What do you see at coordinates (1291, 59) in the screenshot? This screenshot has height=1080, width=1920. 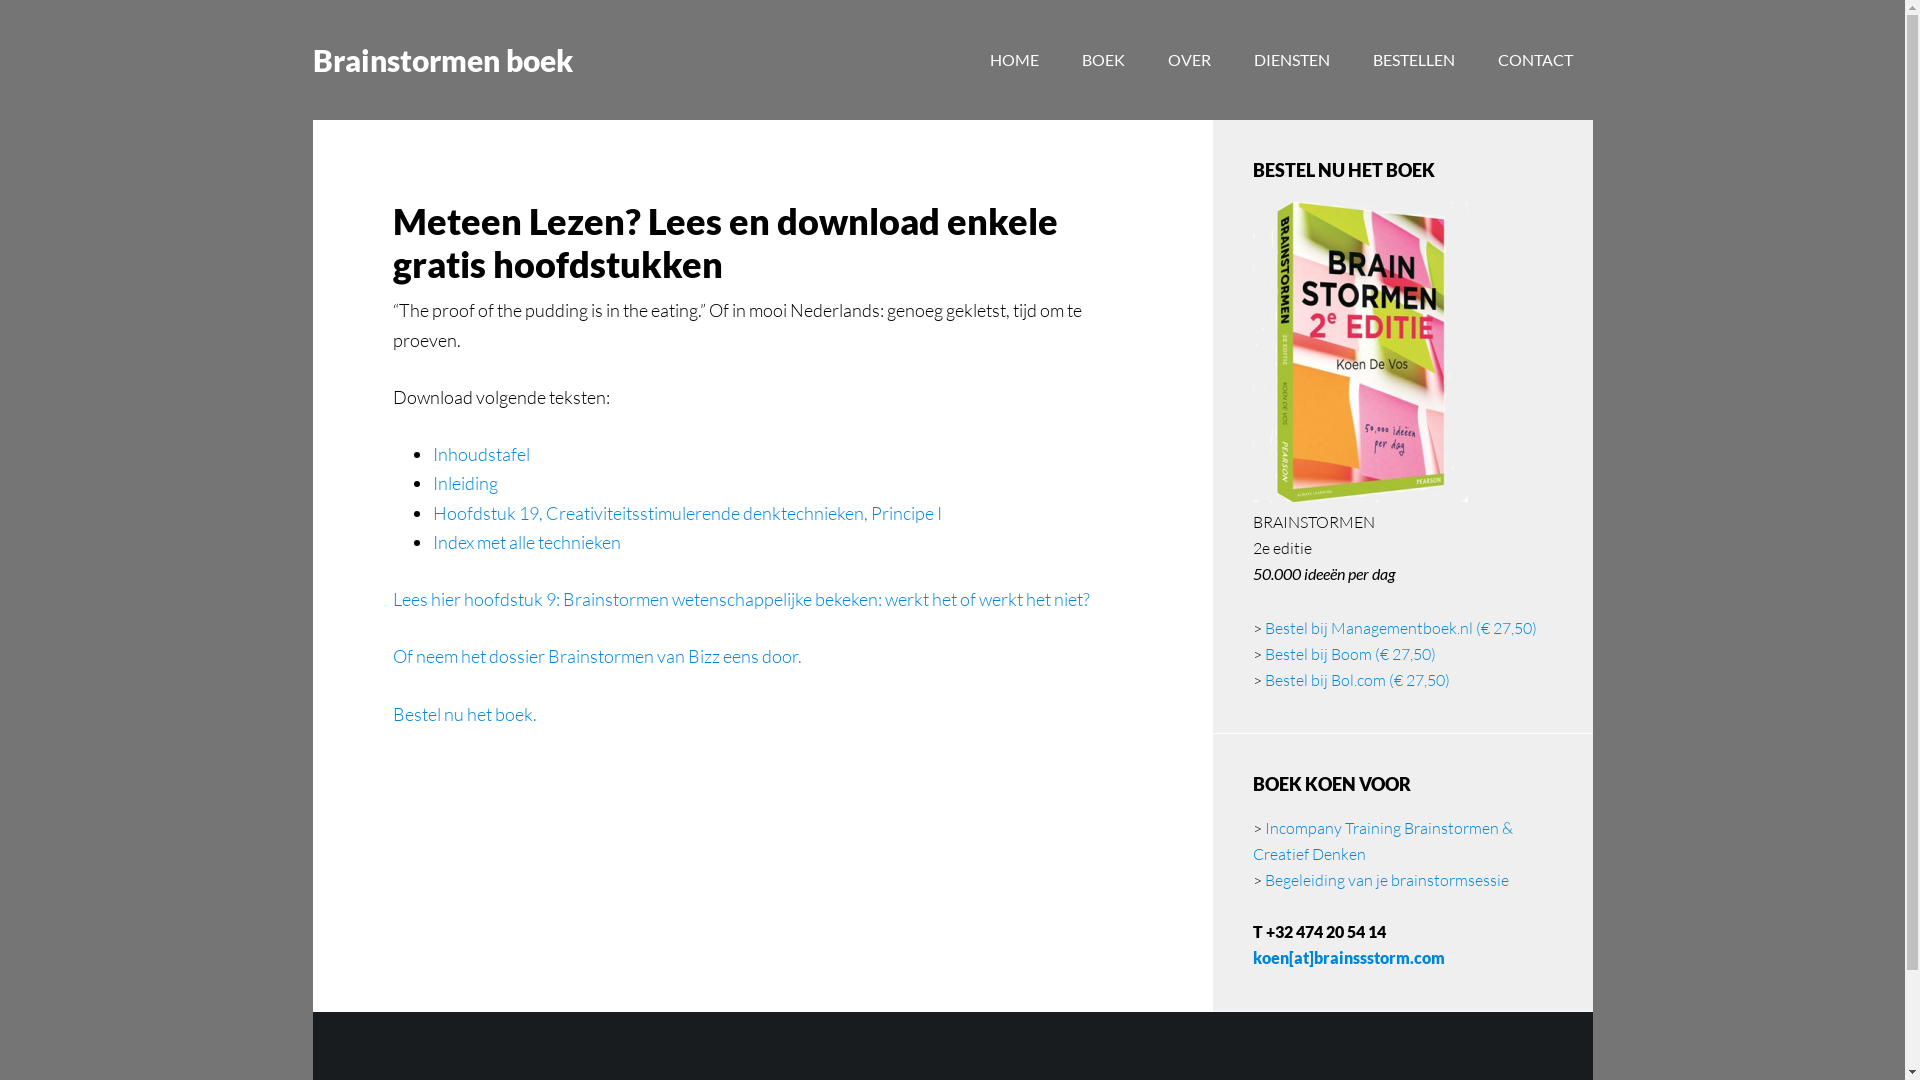 I see `'DIENSTEN'` at bounding box center [1291, 59].